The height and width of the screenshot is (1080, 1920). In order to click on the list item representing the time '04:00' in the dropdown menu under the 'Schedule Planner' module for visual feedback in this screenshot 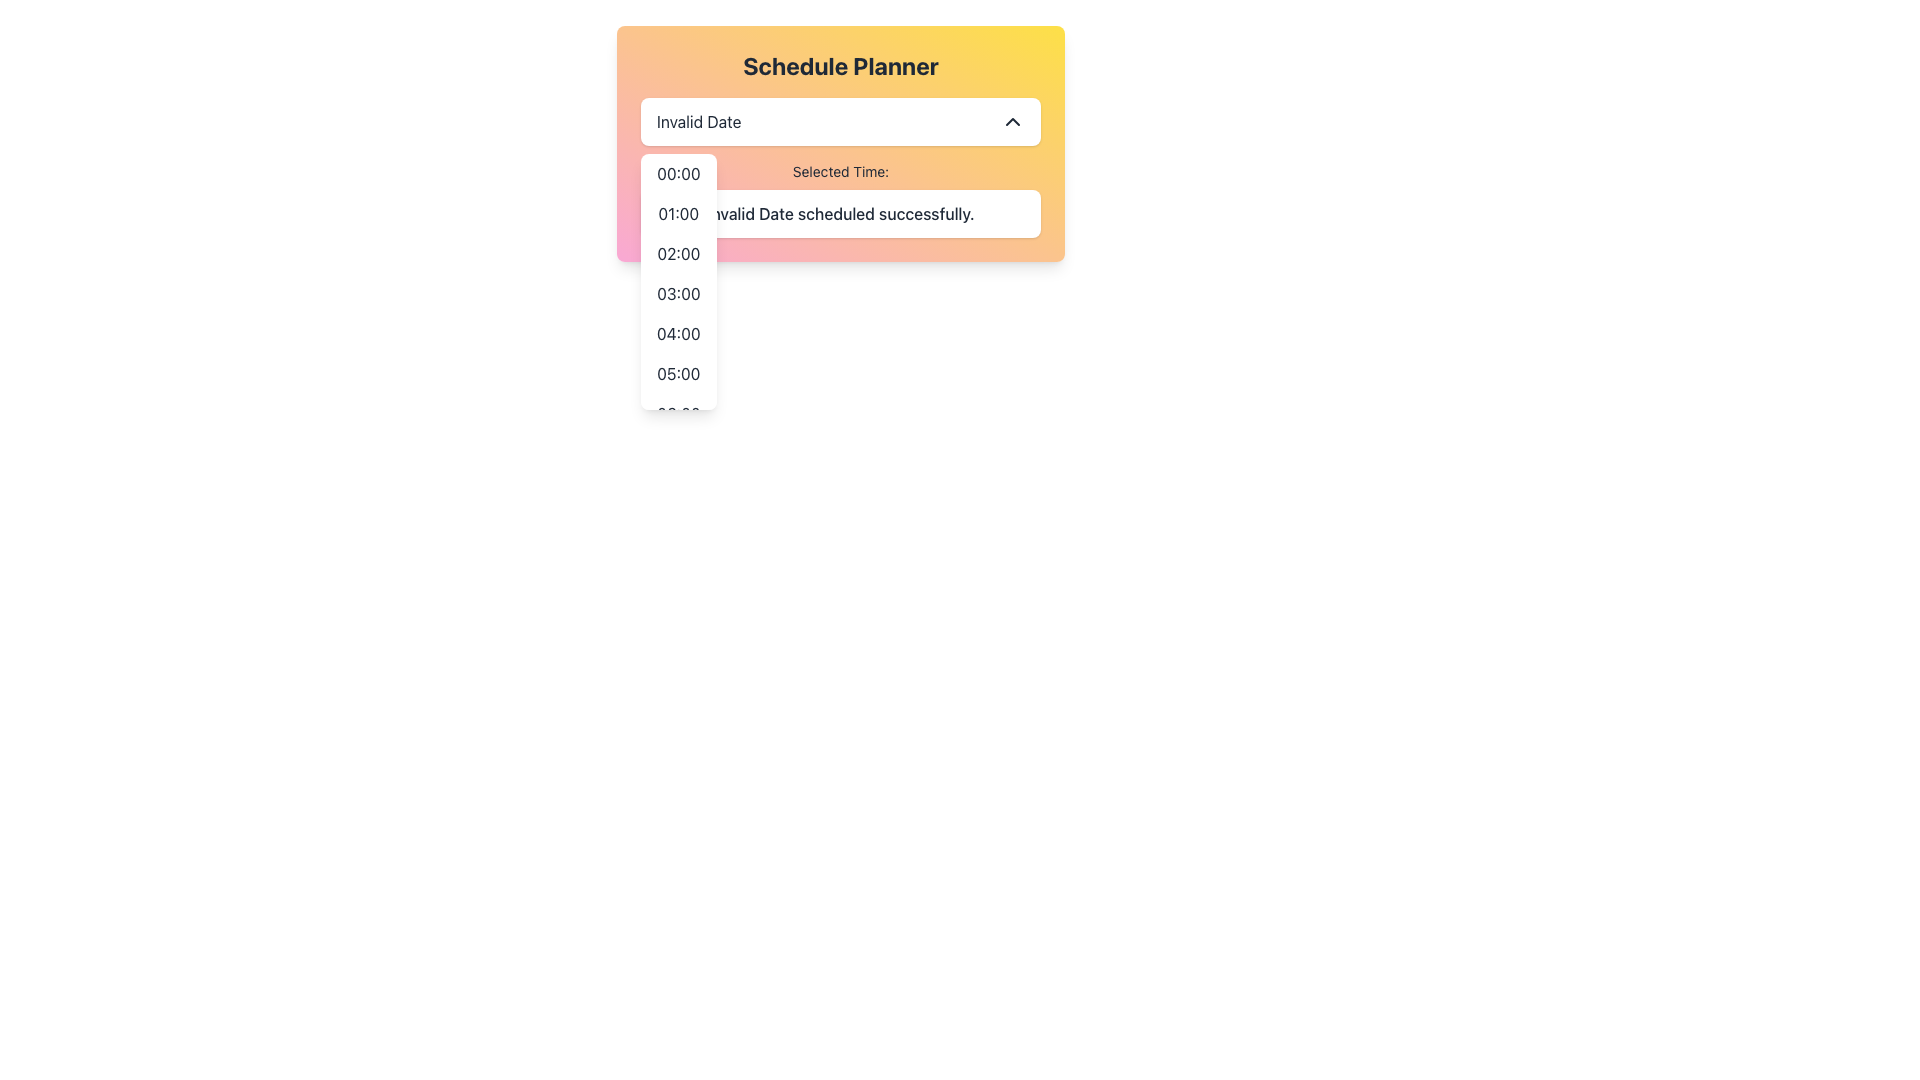, I will do `click(678, 333)`.